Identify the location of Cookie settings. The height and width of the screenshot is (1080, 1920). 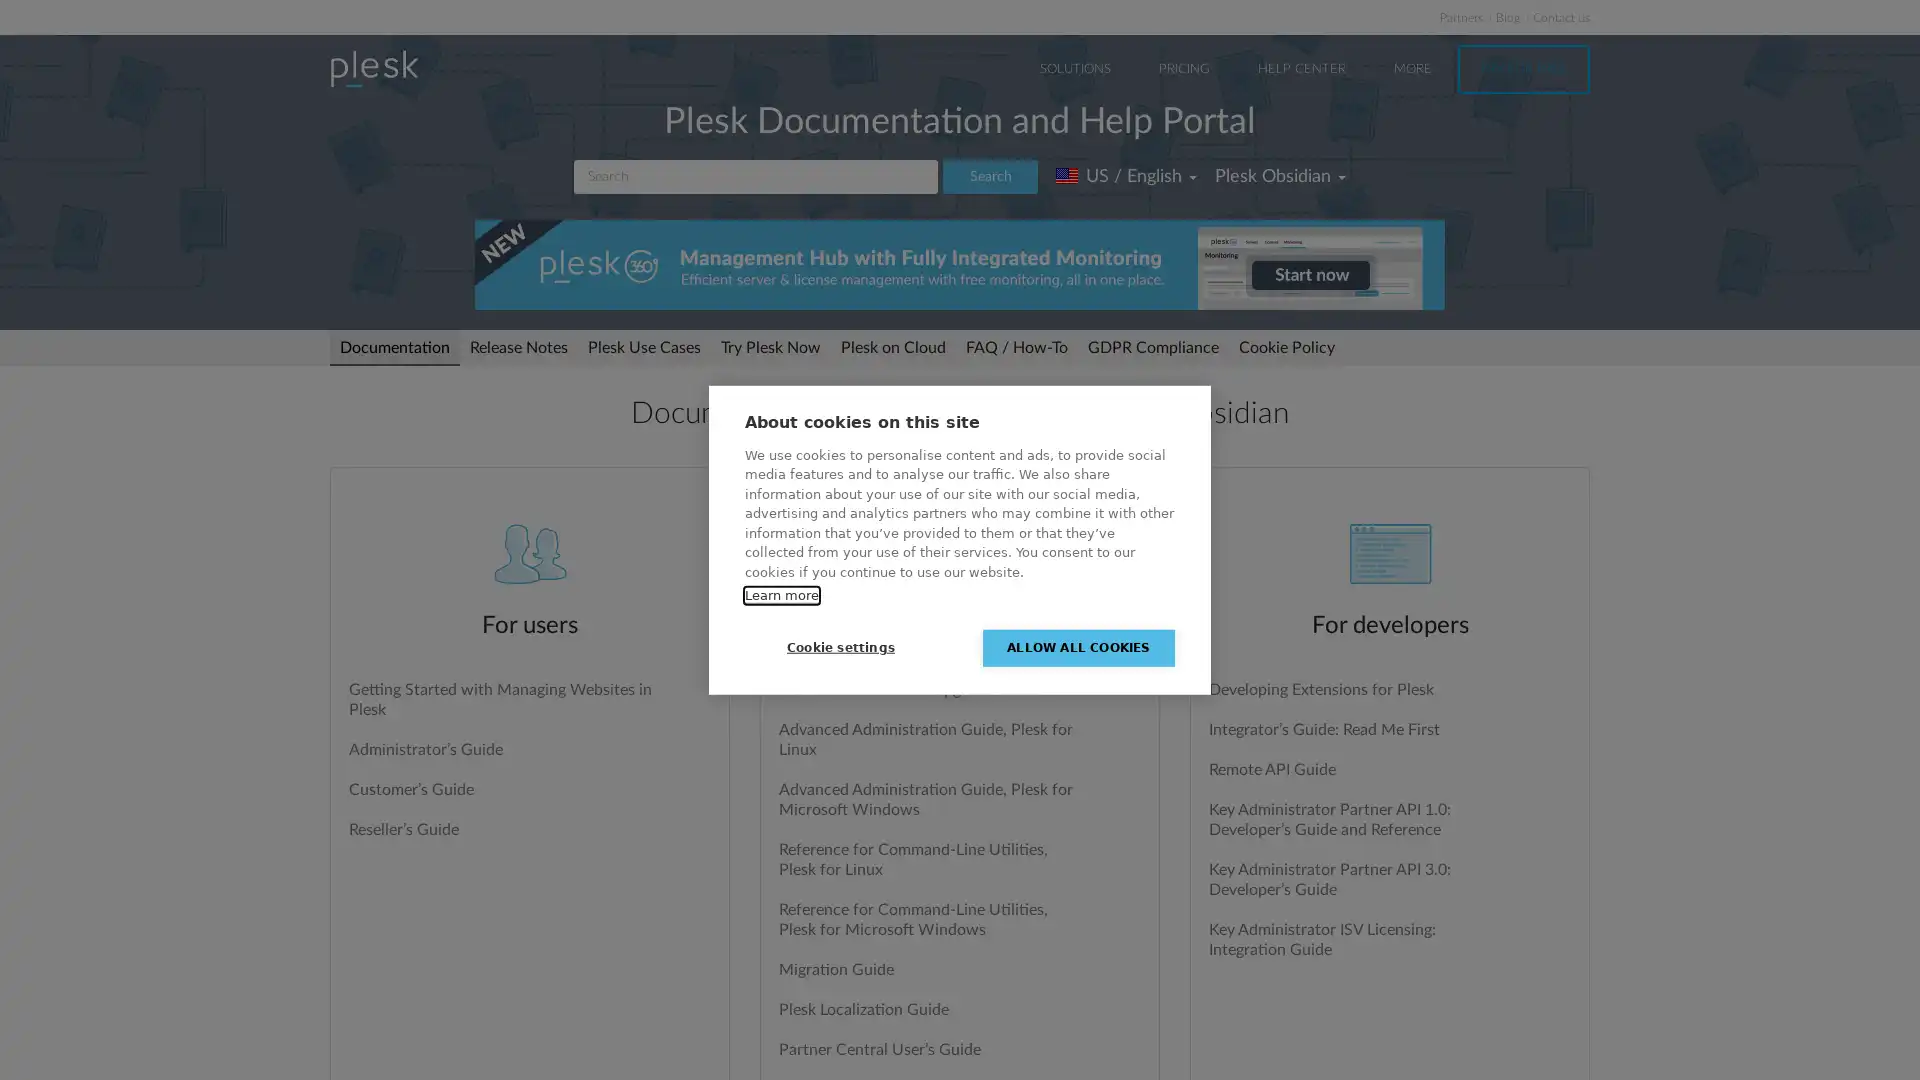
(840, 647).